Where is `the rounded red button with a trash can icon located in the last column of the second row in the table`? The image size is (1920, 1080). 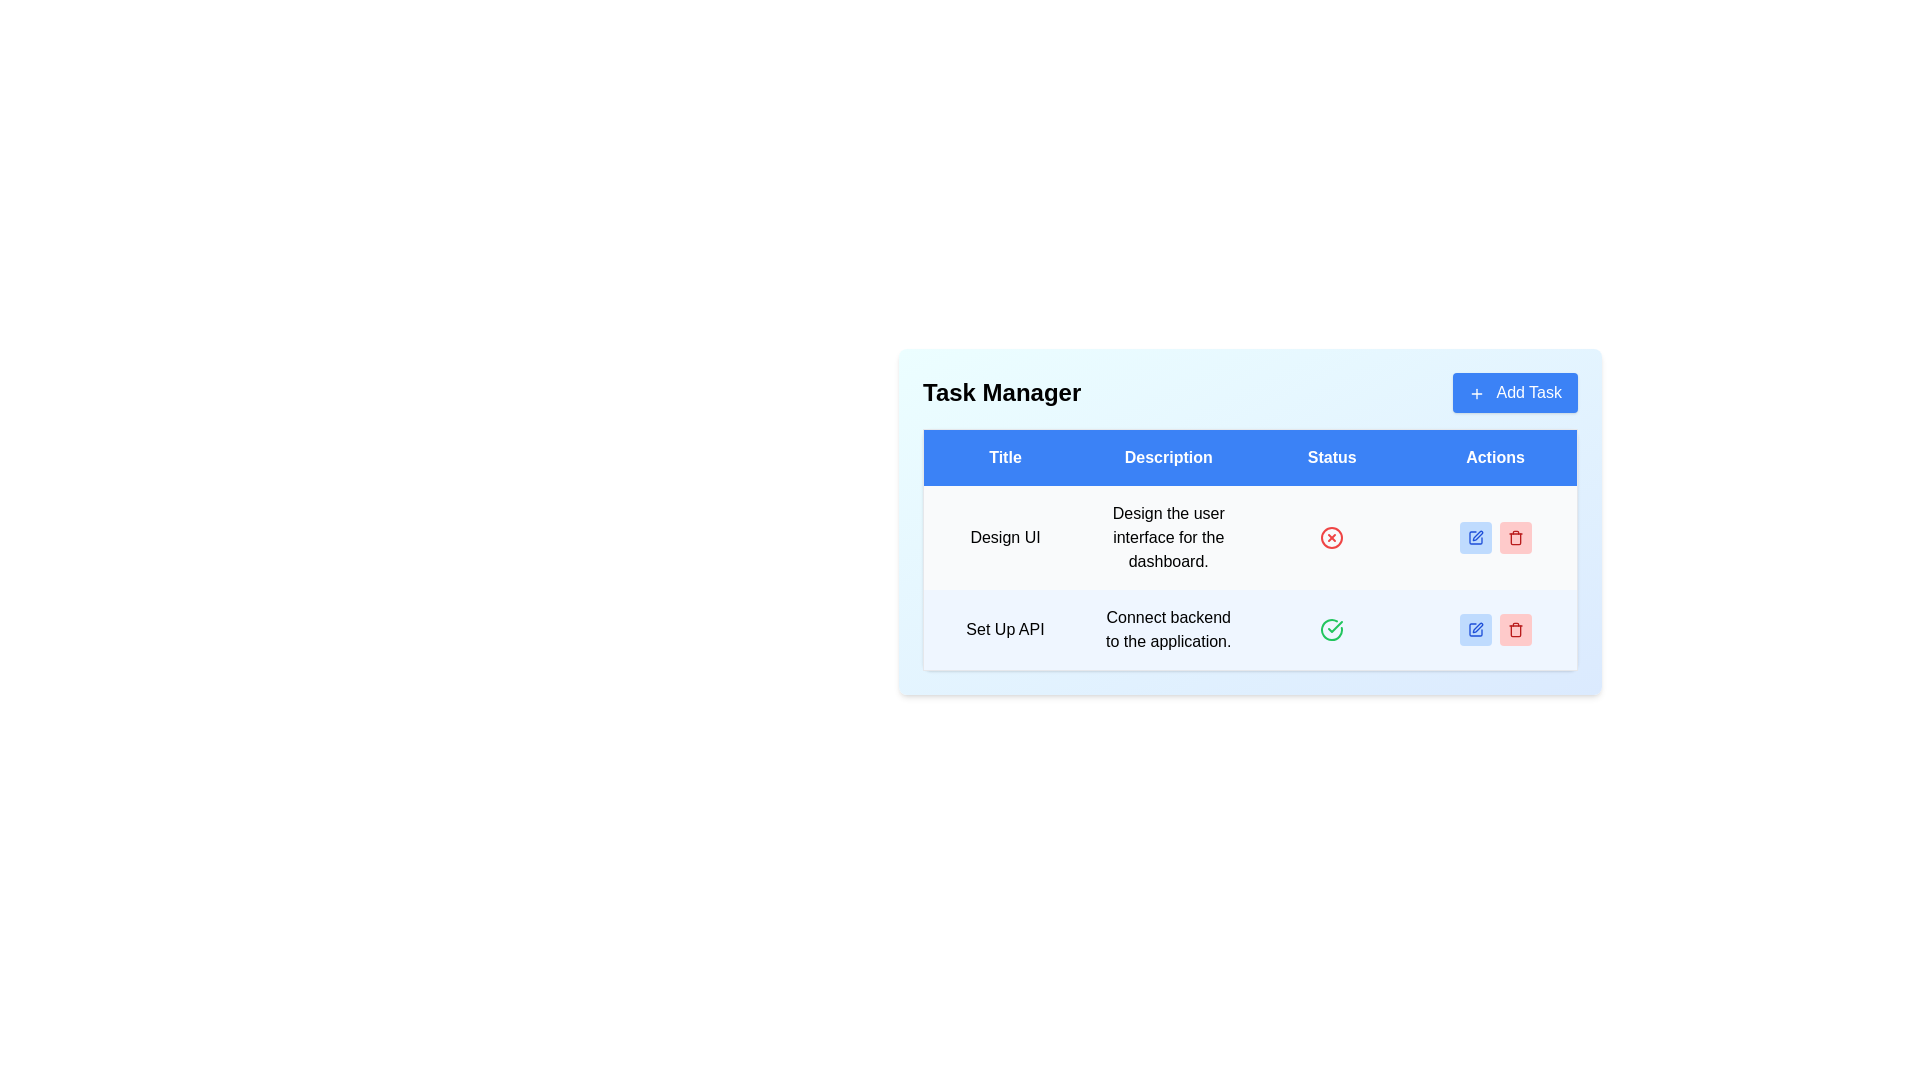 the rounded red button with a trash can icon located in the last column of the second row in the table is located at coordinates (1515, 628).